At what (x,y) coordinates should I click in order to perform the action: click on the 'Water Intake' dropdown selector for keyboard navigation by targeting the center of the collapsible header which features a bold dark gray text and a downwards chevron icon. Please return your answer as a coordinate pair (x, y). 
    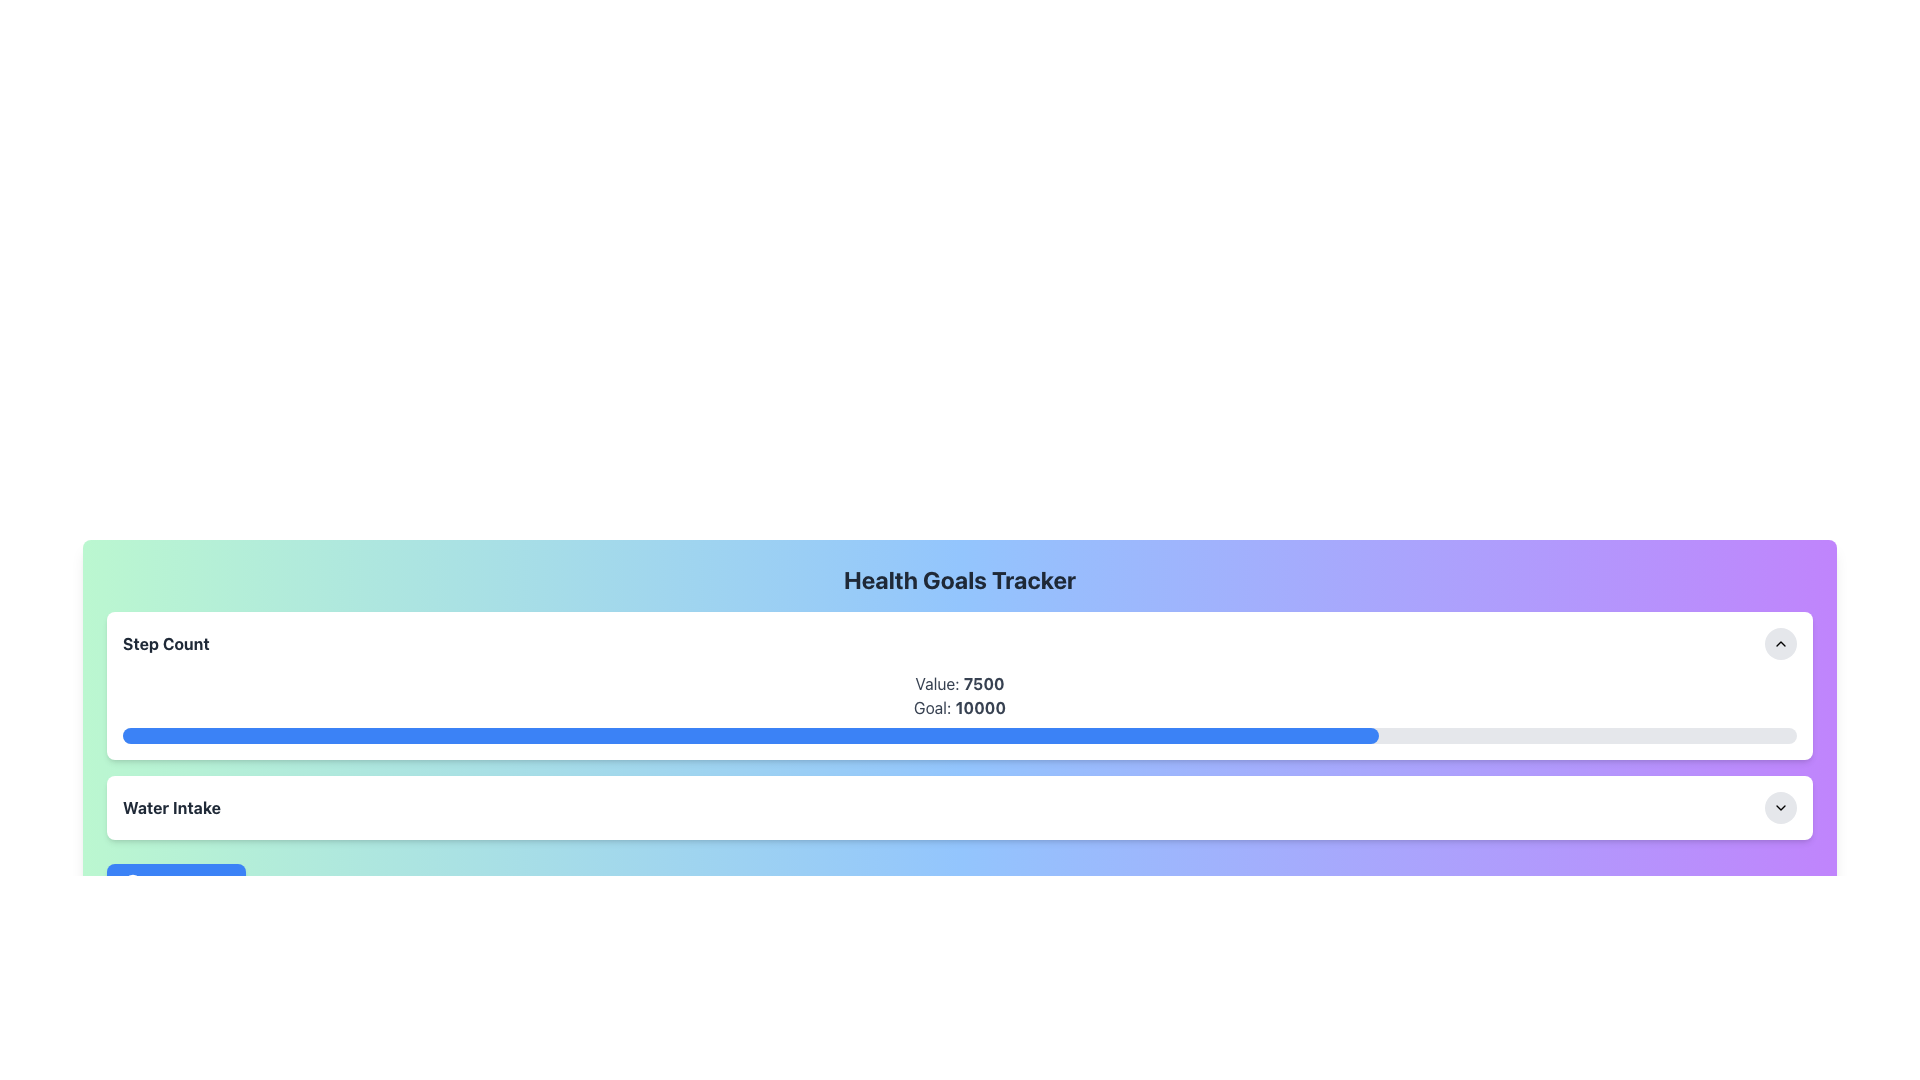
    Looking at the image, I should click on (960, 806).